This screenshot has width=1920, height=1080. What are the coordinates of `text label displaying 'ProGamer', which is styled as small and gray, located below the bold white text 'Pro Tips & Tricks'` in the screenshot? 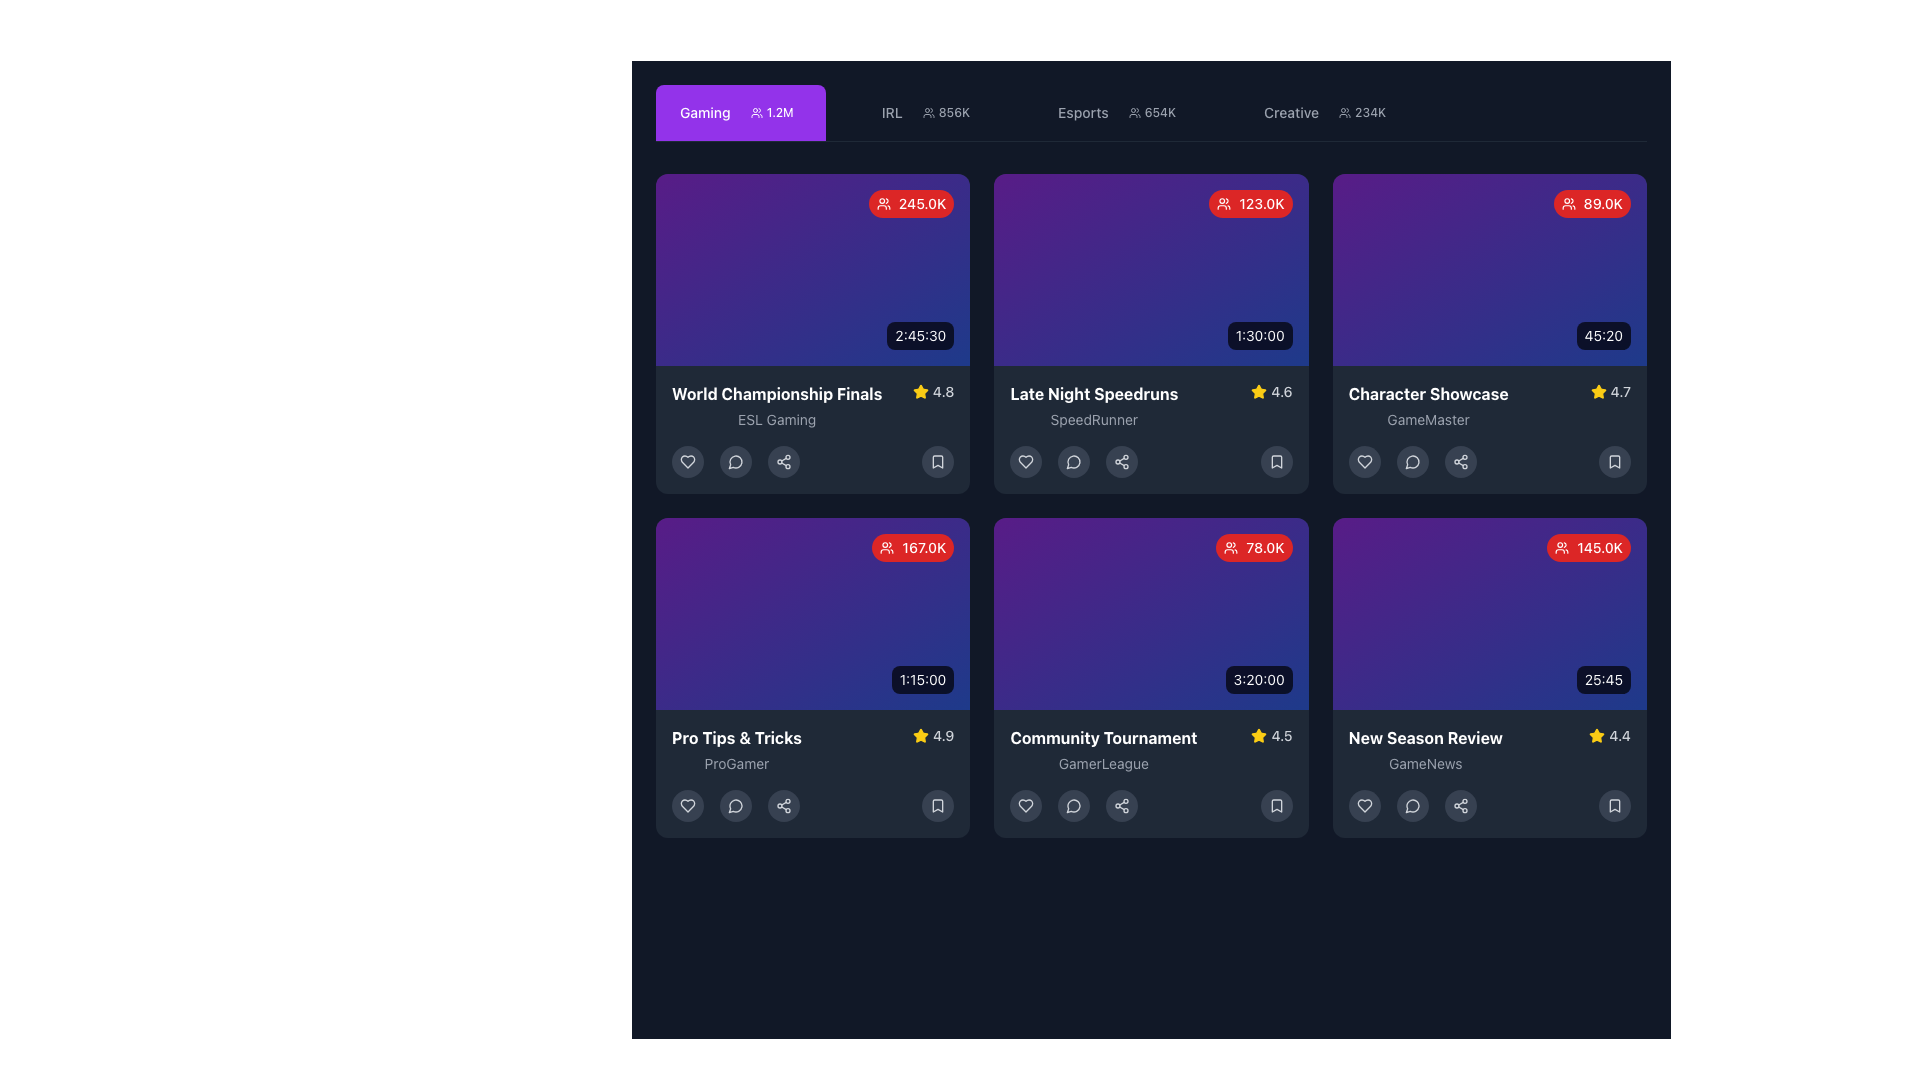 It's located at (735, 763).